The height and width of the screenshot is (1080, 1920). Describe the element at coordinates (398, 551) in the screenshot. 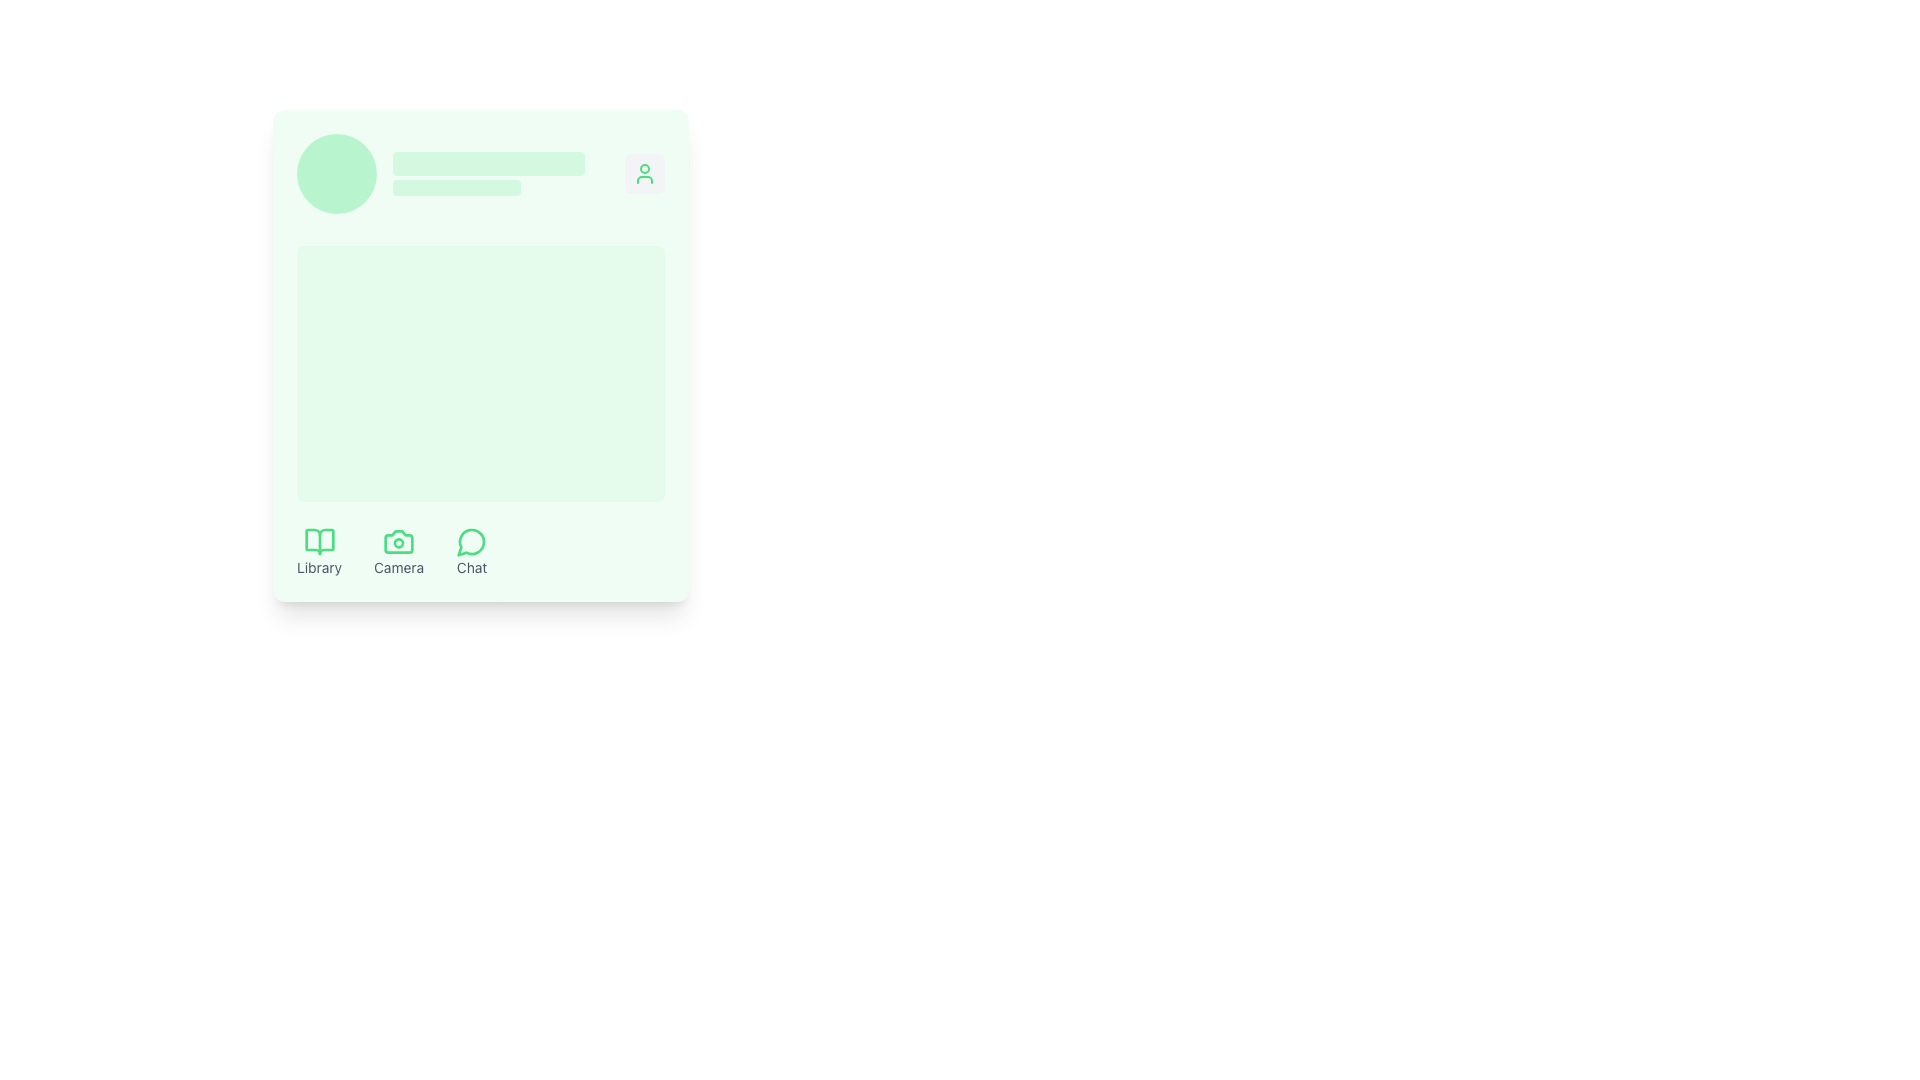

I see `the green camera icon button labeled 'Camera'` at that location.